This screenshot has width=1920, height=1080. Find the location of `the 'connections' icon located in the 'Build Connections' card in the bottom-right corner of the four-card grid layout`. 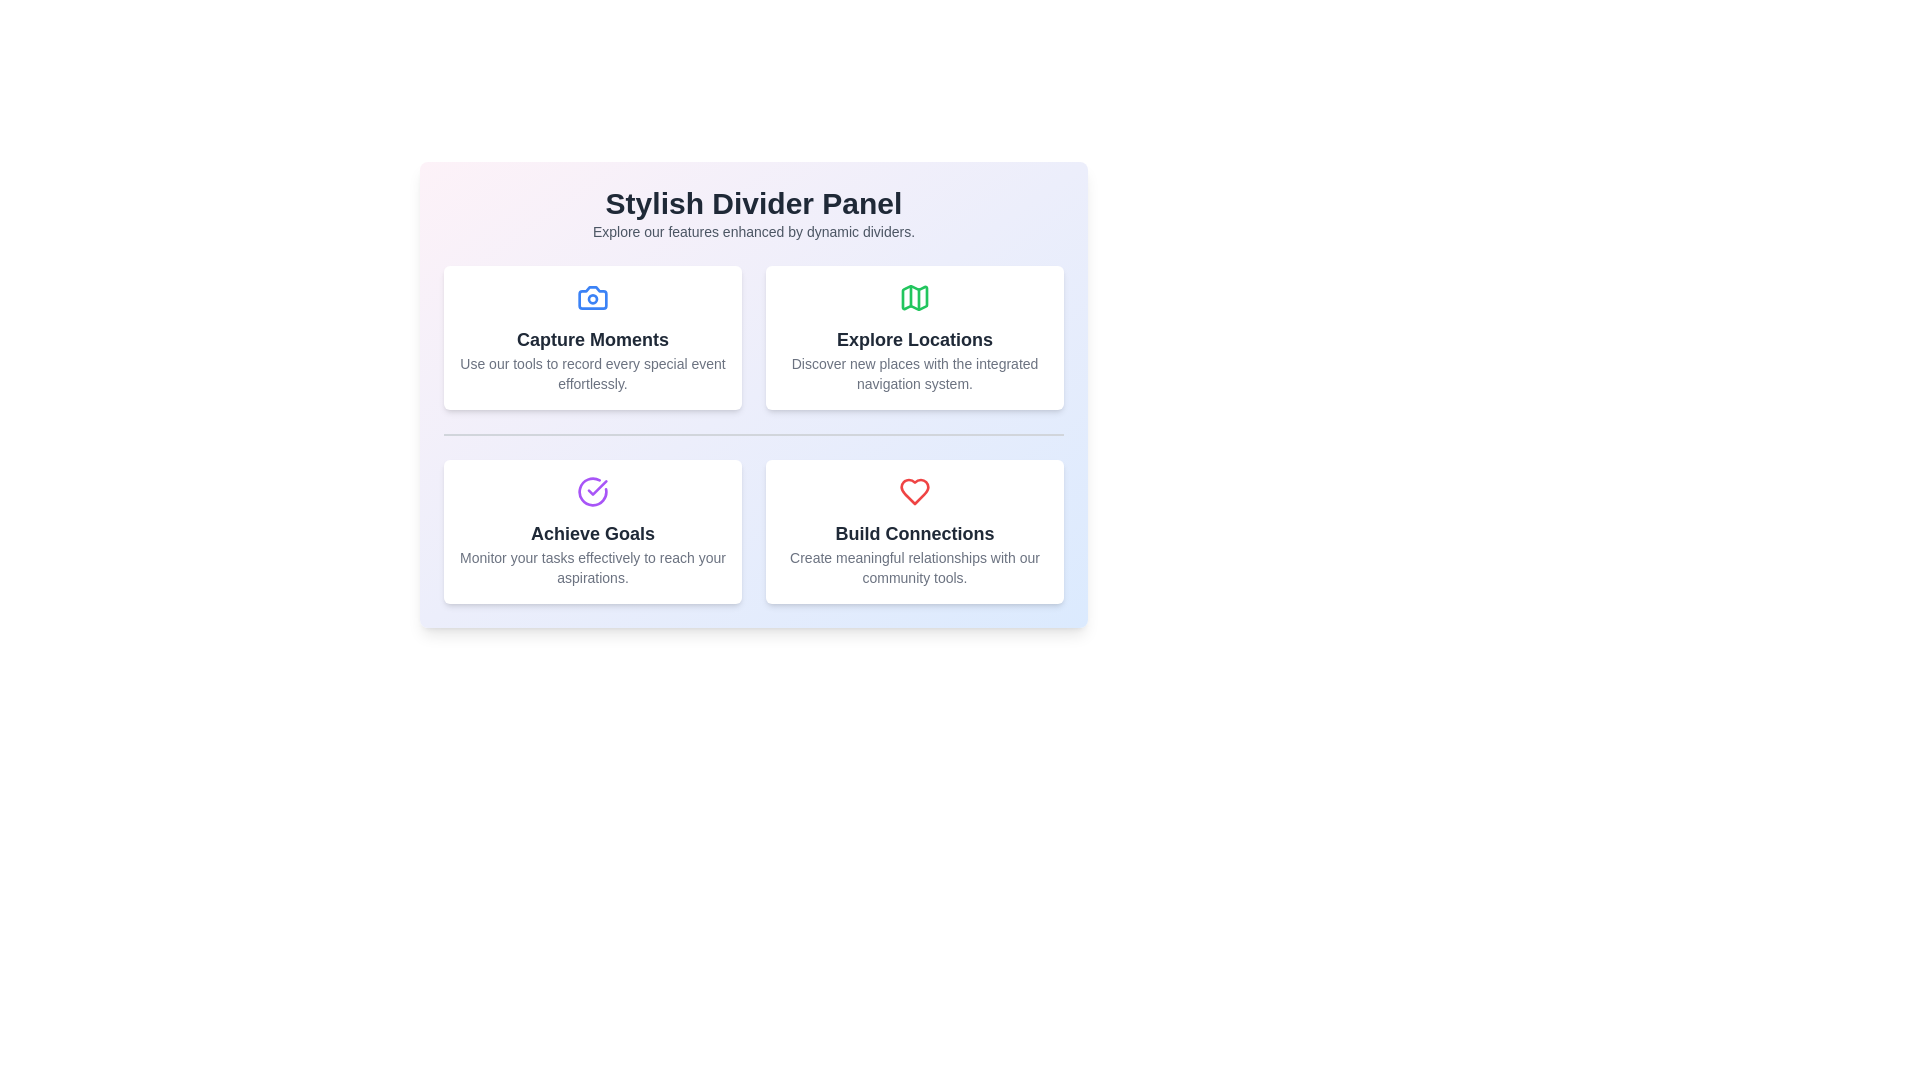

the 'connections' icon located in the 'Build Connections' card in the bottom-right corner of the four-card grid layout is located at coordinates (914, 492).